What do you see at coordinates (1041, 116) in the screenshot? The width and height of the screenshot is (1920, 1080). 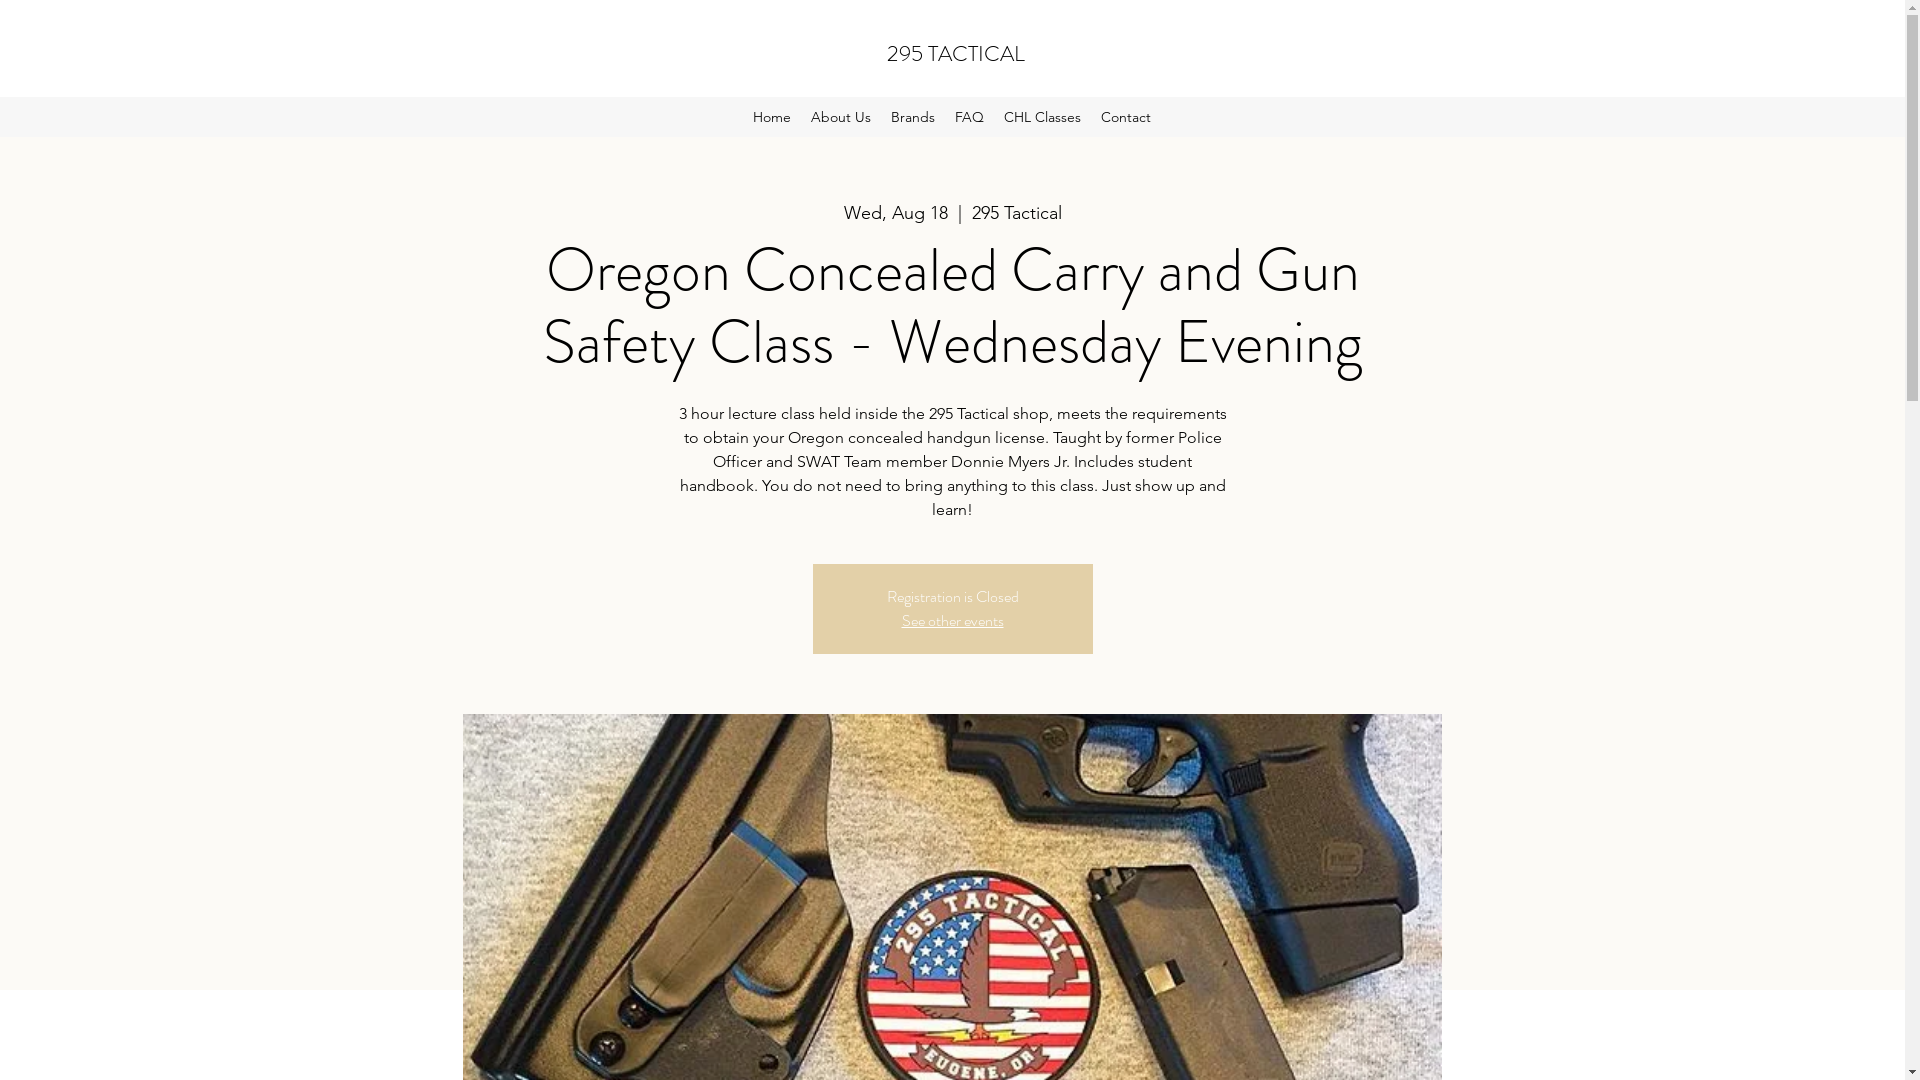 I see `'CHL Classes'` at bounding box center [1041, 116].